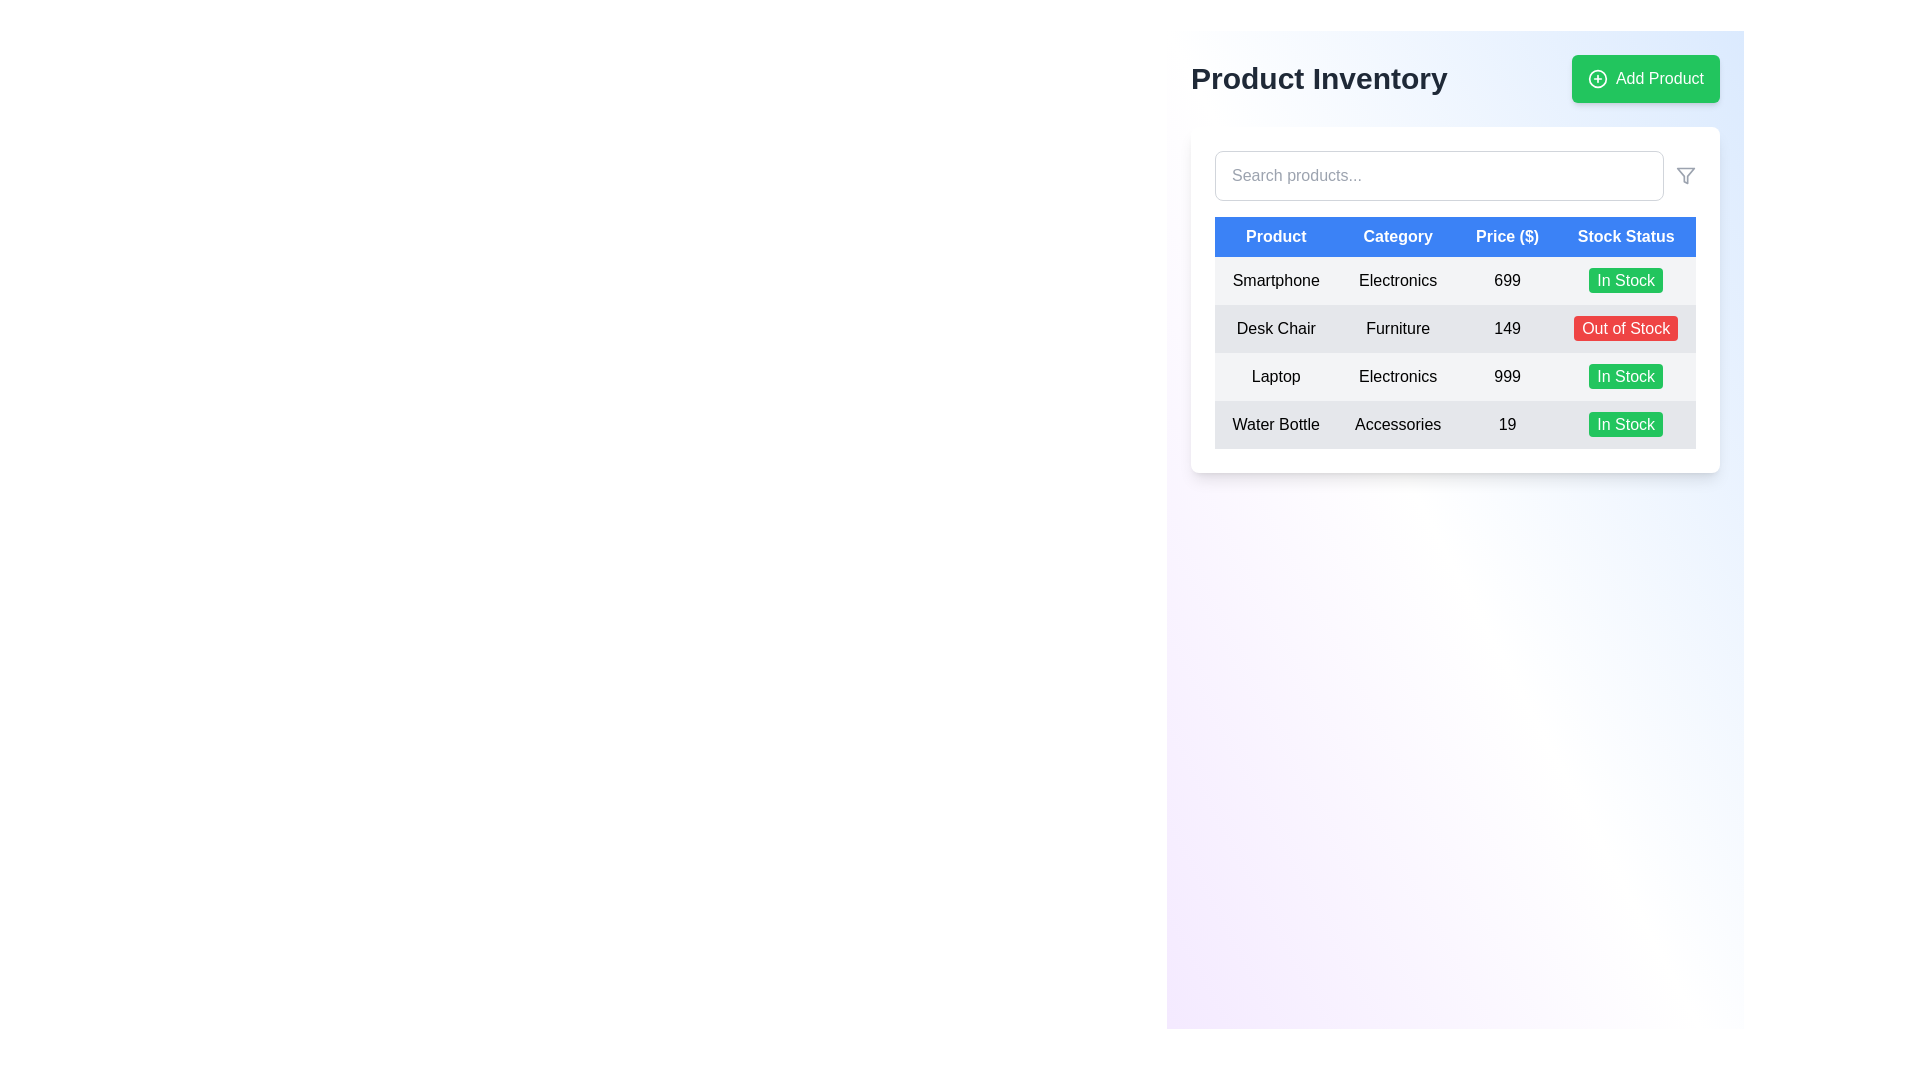  I want to click on the static data cell displaying '999' in the 'Price ($)' column of the table, located in the third row, with bold and centered text, so click(1507, 377).